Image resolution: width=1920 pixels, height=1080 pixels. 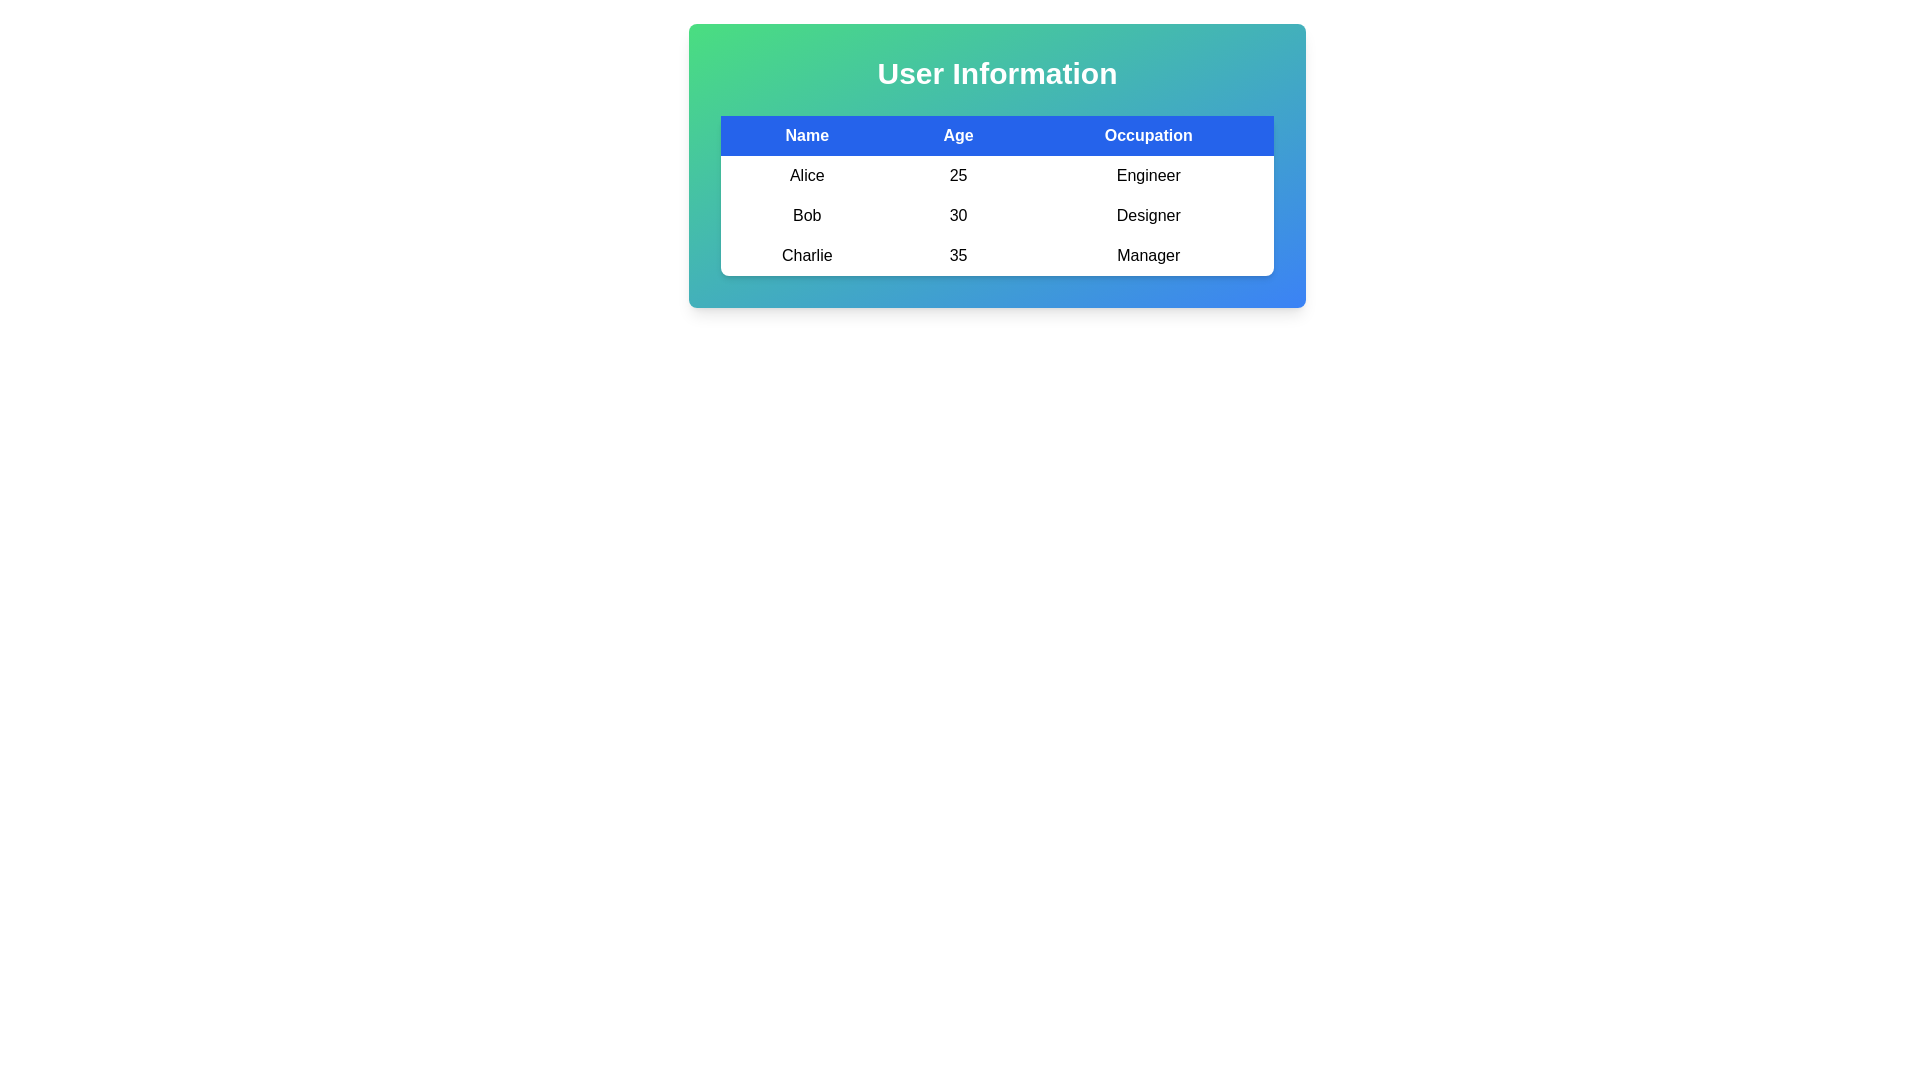 I want to click on the label displaying the number '35' in the 'Age' column corresponding to 'Charlie' in the table, so click(x=957, y=254).